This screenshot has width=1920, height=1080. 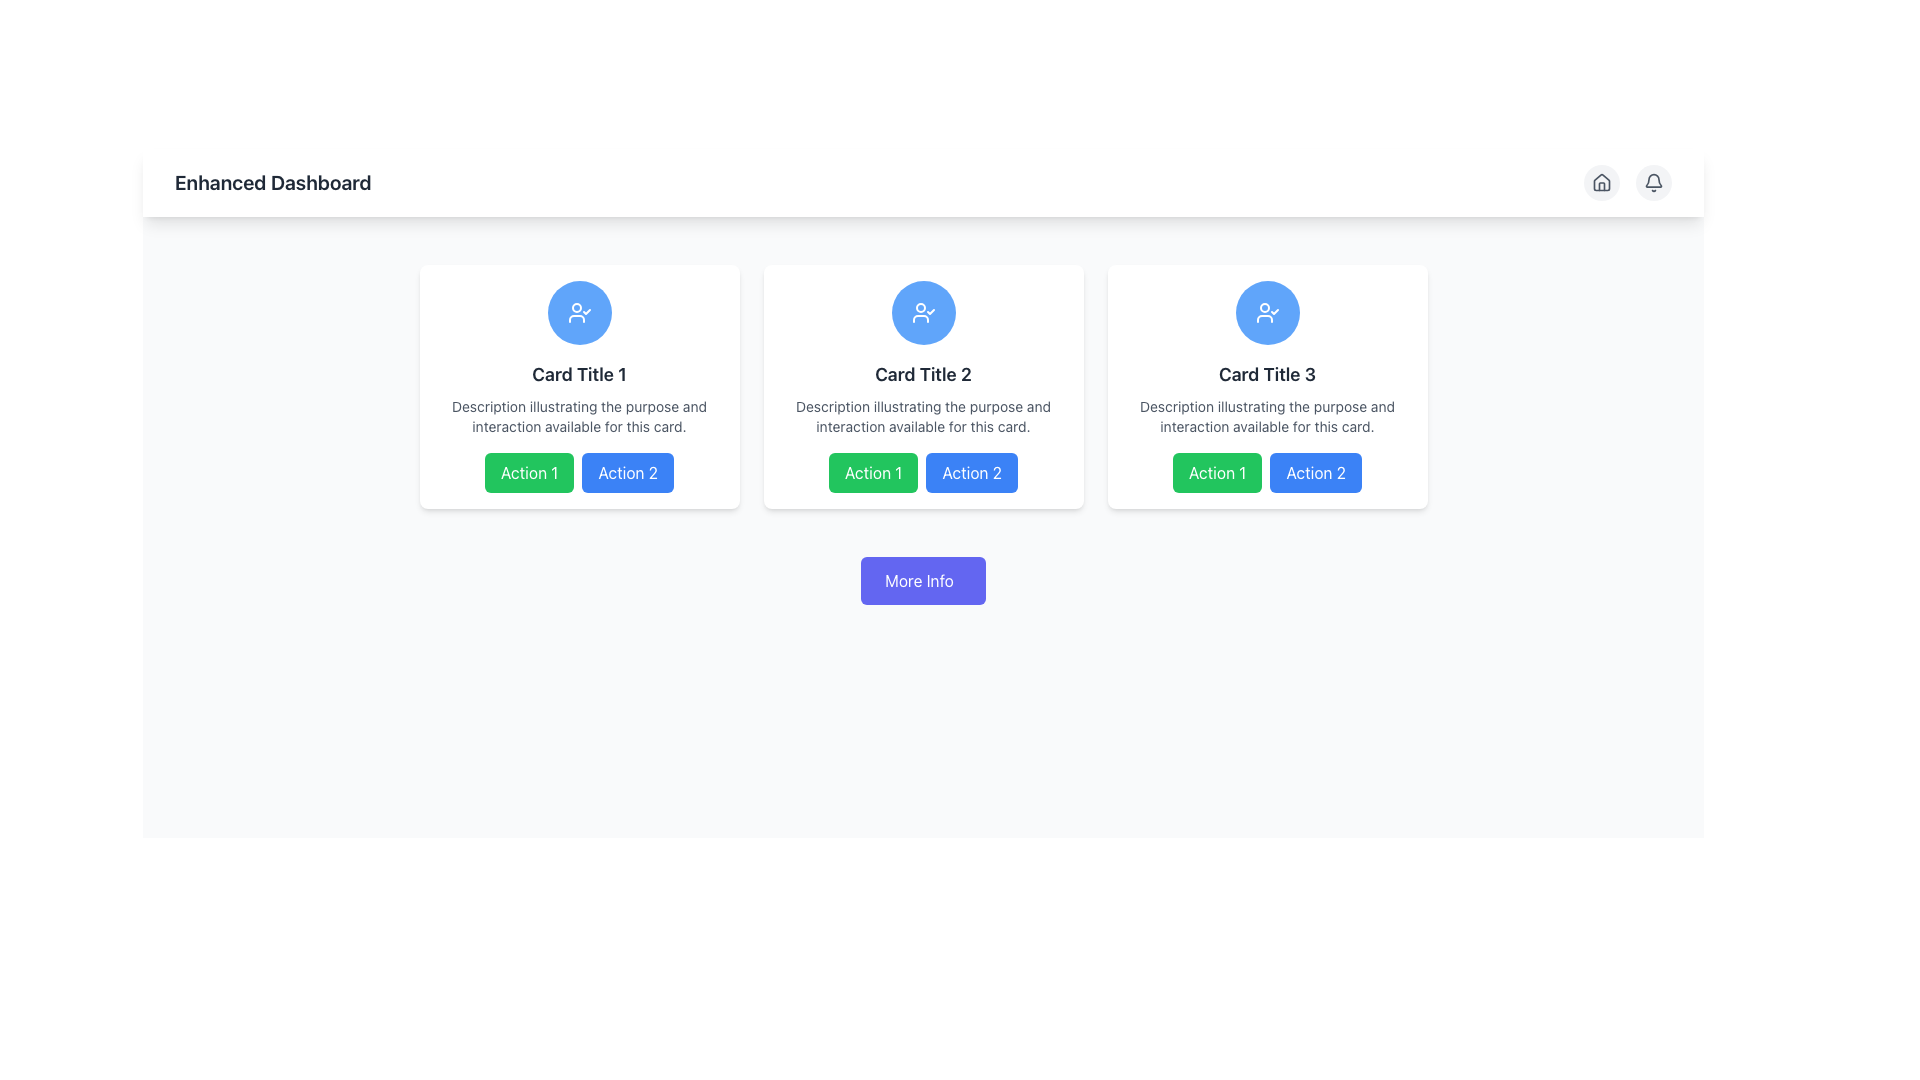 What do you see at coordinates (922, 473) in the screenshot?
I see `the 'Action 1' button located at the bottom of the second card in a row of three cards` at bounding box center [922, 473].